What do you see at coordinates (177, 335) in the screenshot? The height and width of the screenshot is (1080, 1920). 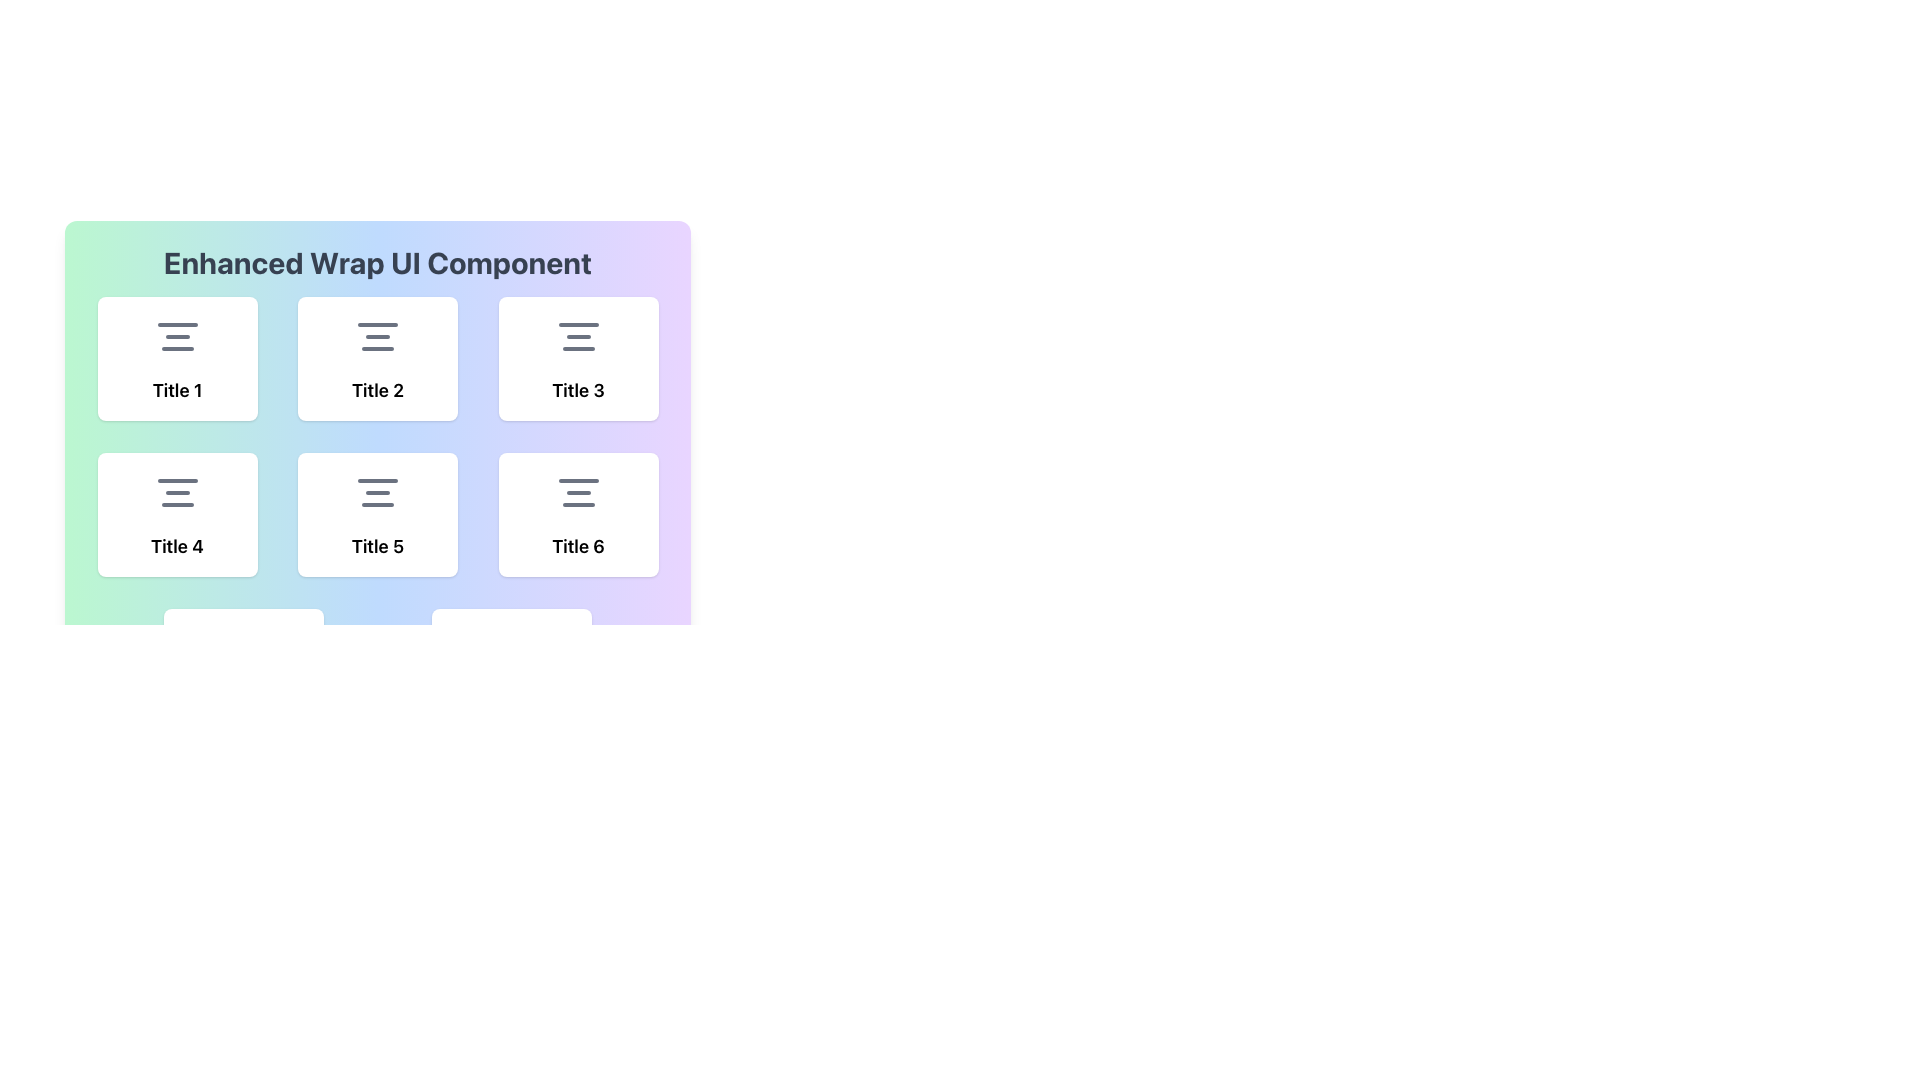 I see `the icon located above the text 'Title 1' in the first card of the 3x2 grid layout` at bounding box center [177, 335].